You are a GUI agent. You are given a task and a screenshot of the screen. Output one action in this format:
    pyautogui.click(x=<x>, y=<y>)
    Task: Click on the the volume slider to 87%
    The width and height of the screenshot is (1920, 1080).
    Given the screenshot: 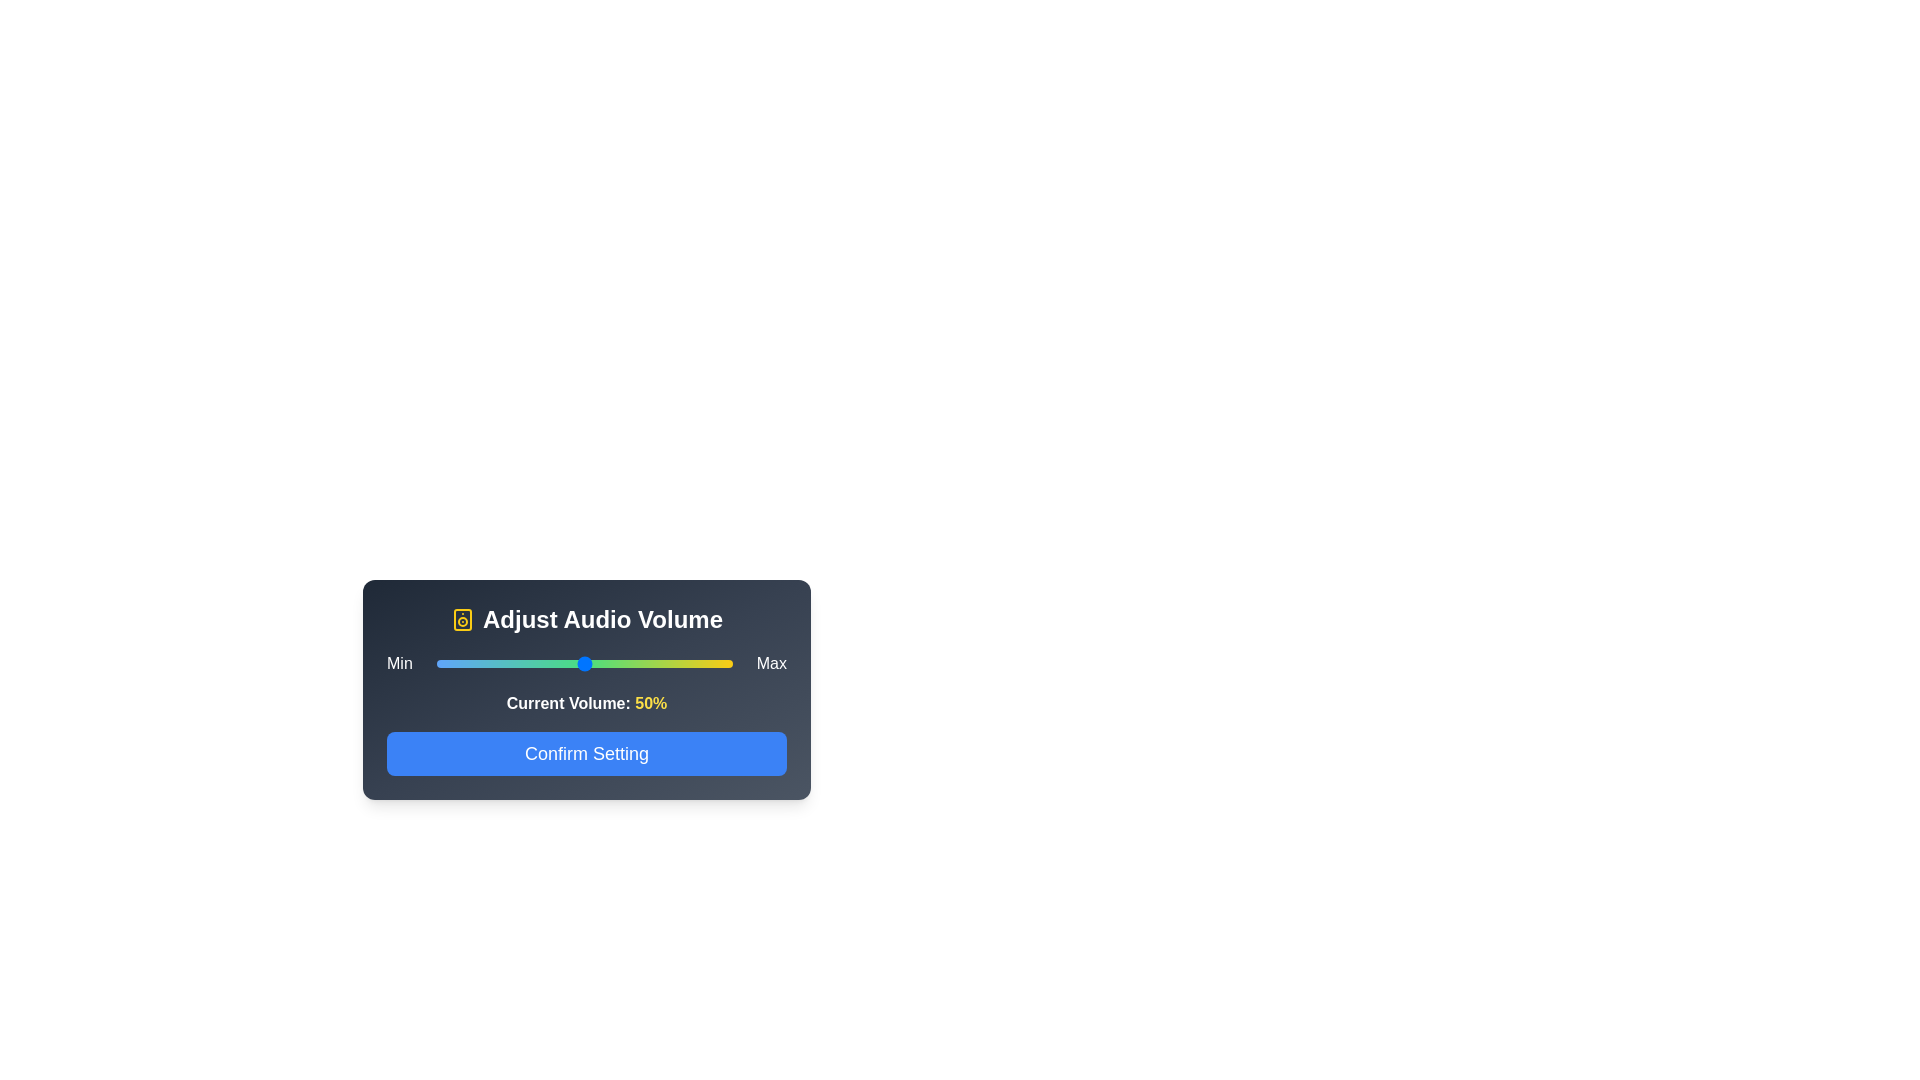 What is the action you would take?
    pyautogui.click(x=694, y=663)
    